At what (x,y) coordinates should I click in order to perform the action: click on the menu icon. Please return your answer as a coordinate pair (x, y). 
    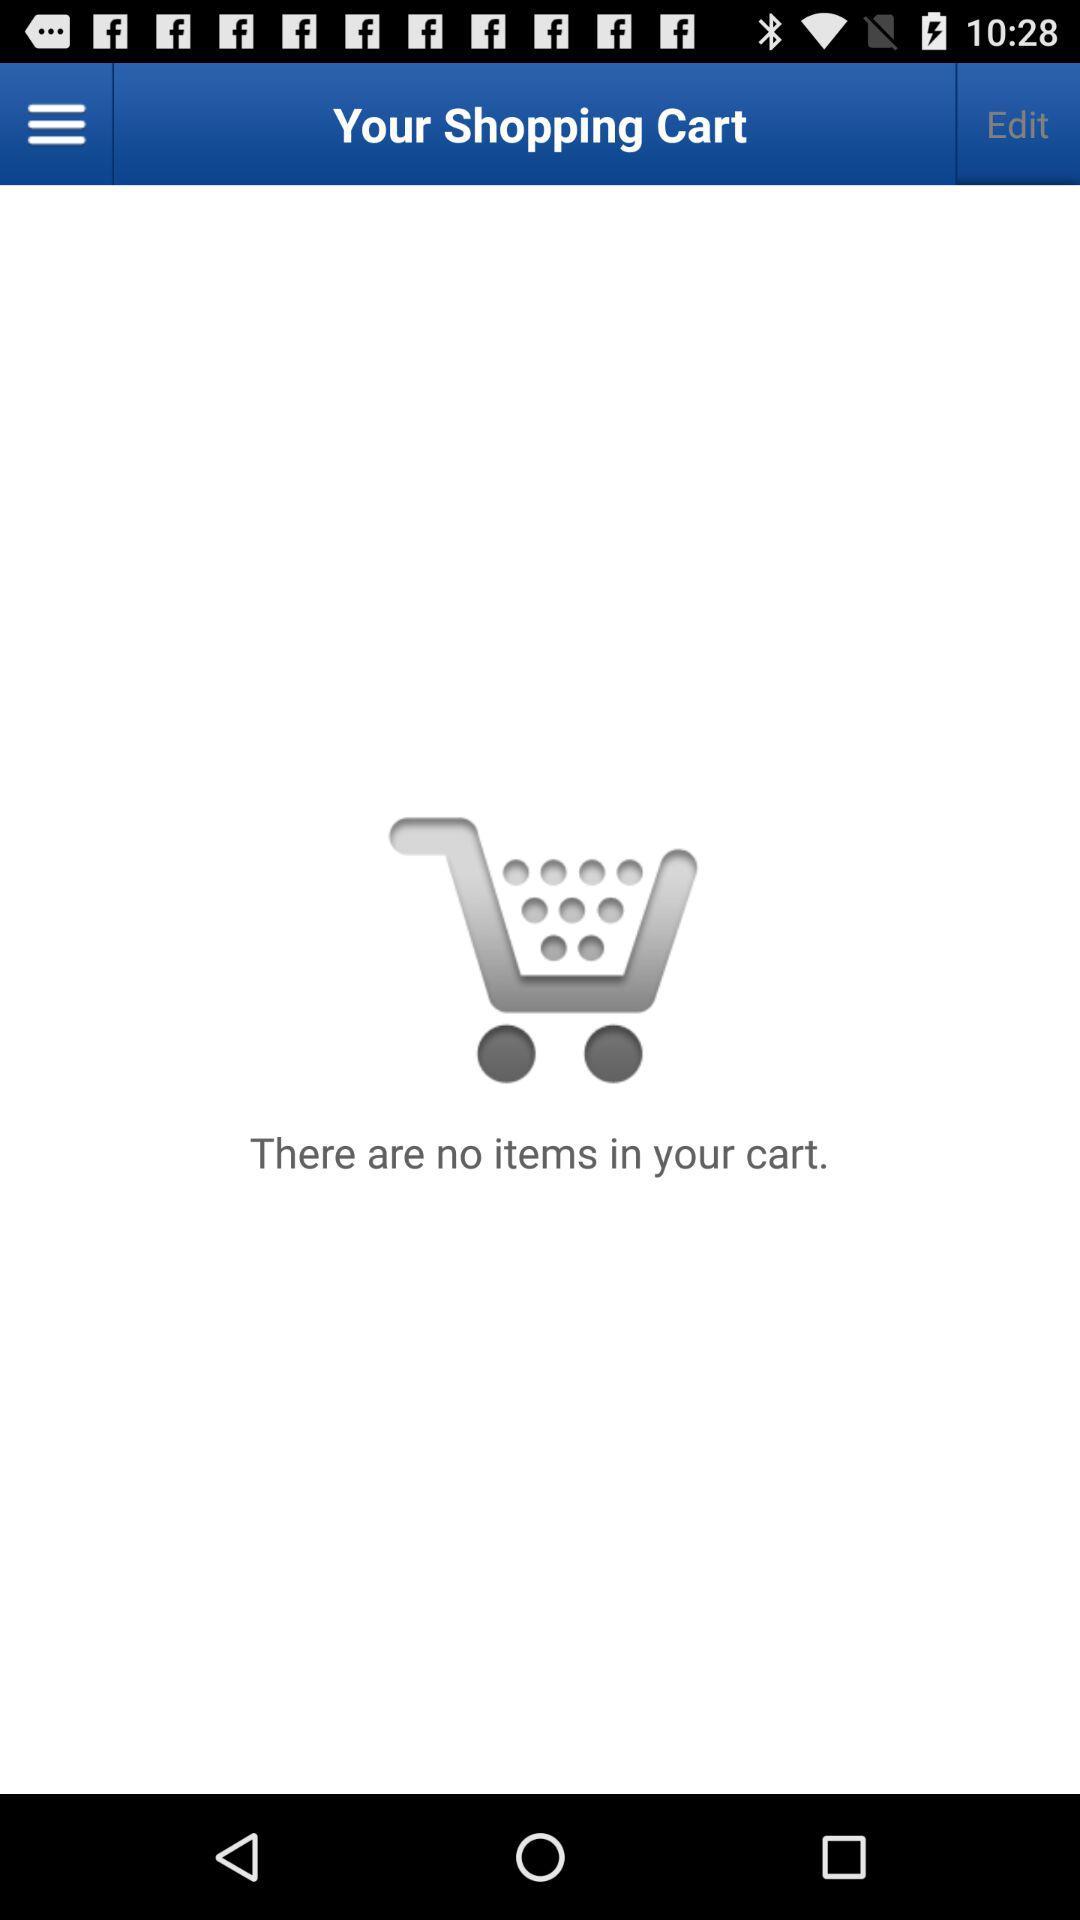
    Looking at the image, I should click on (56, 131).